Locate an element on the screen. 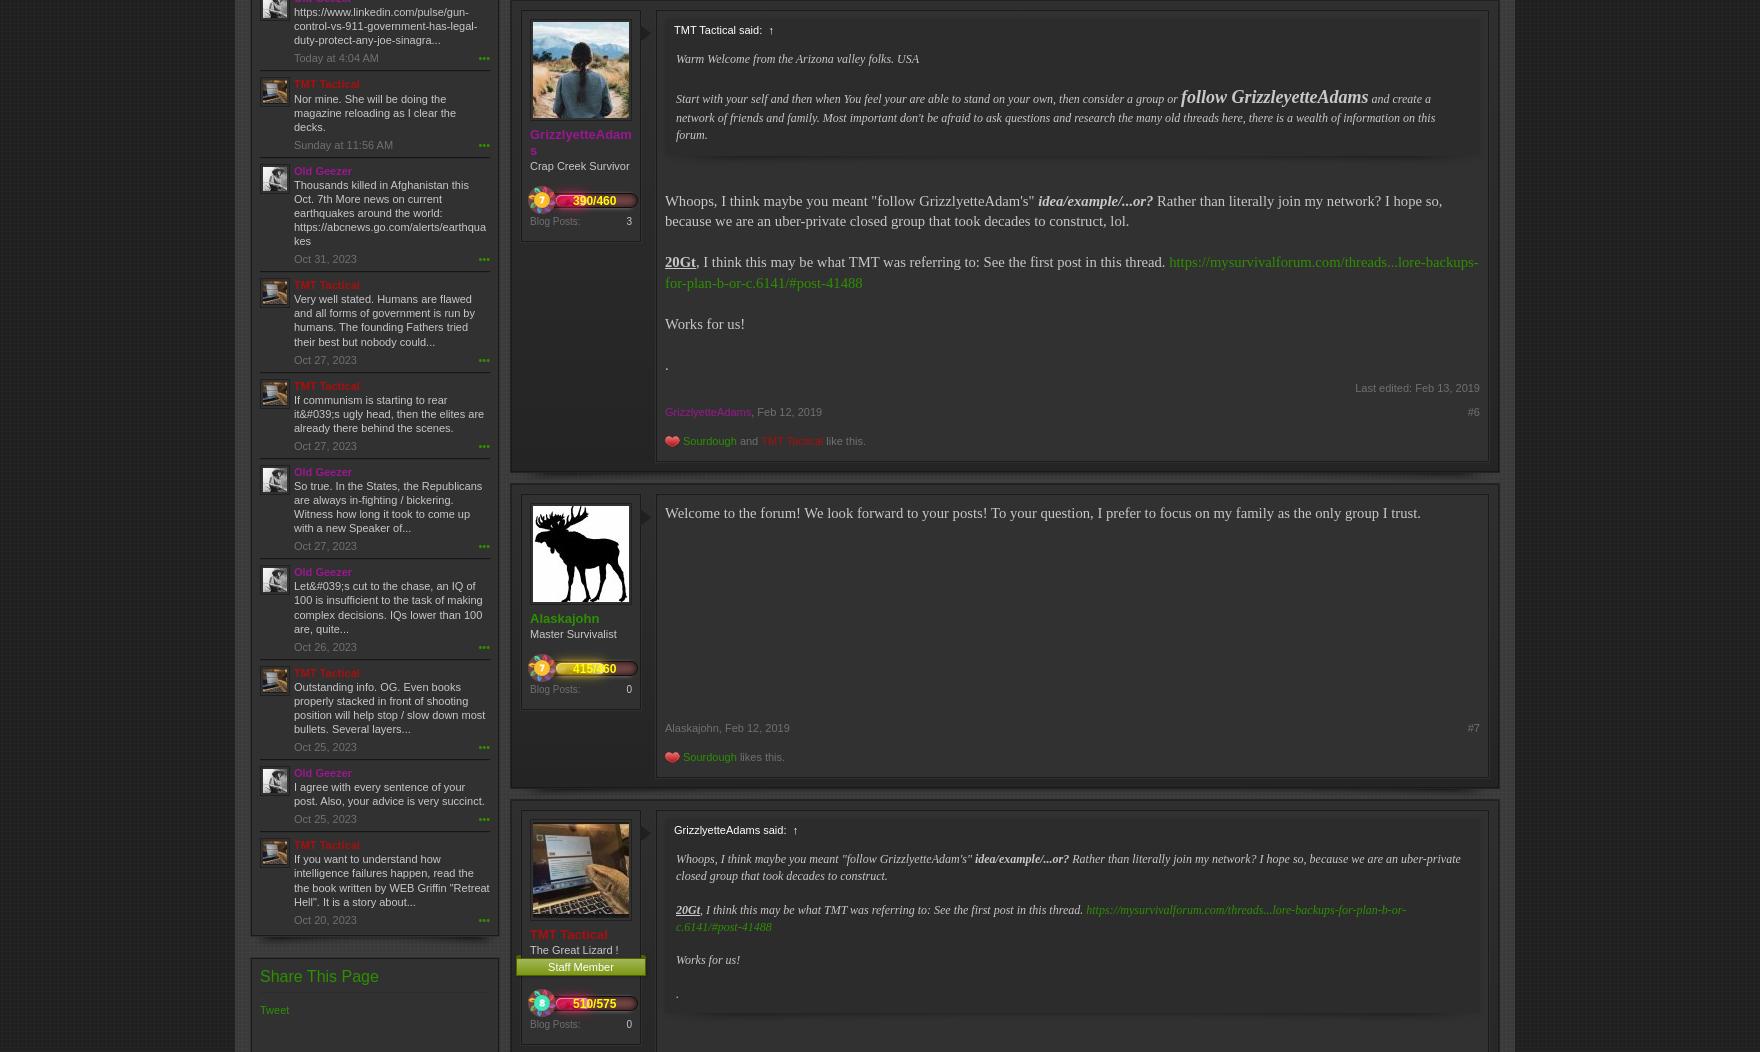  'Staff Member' is located at coordinates (580, 966).